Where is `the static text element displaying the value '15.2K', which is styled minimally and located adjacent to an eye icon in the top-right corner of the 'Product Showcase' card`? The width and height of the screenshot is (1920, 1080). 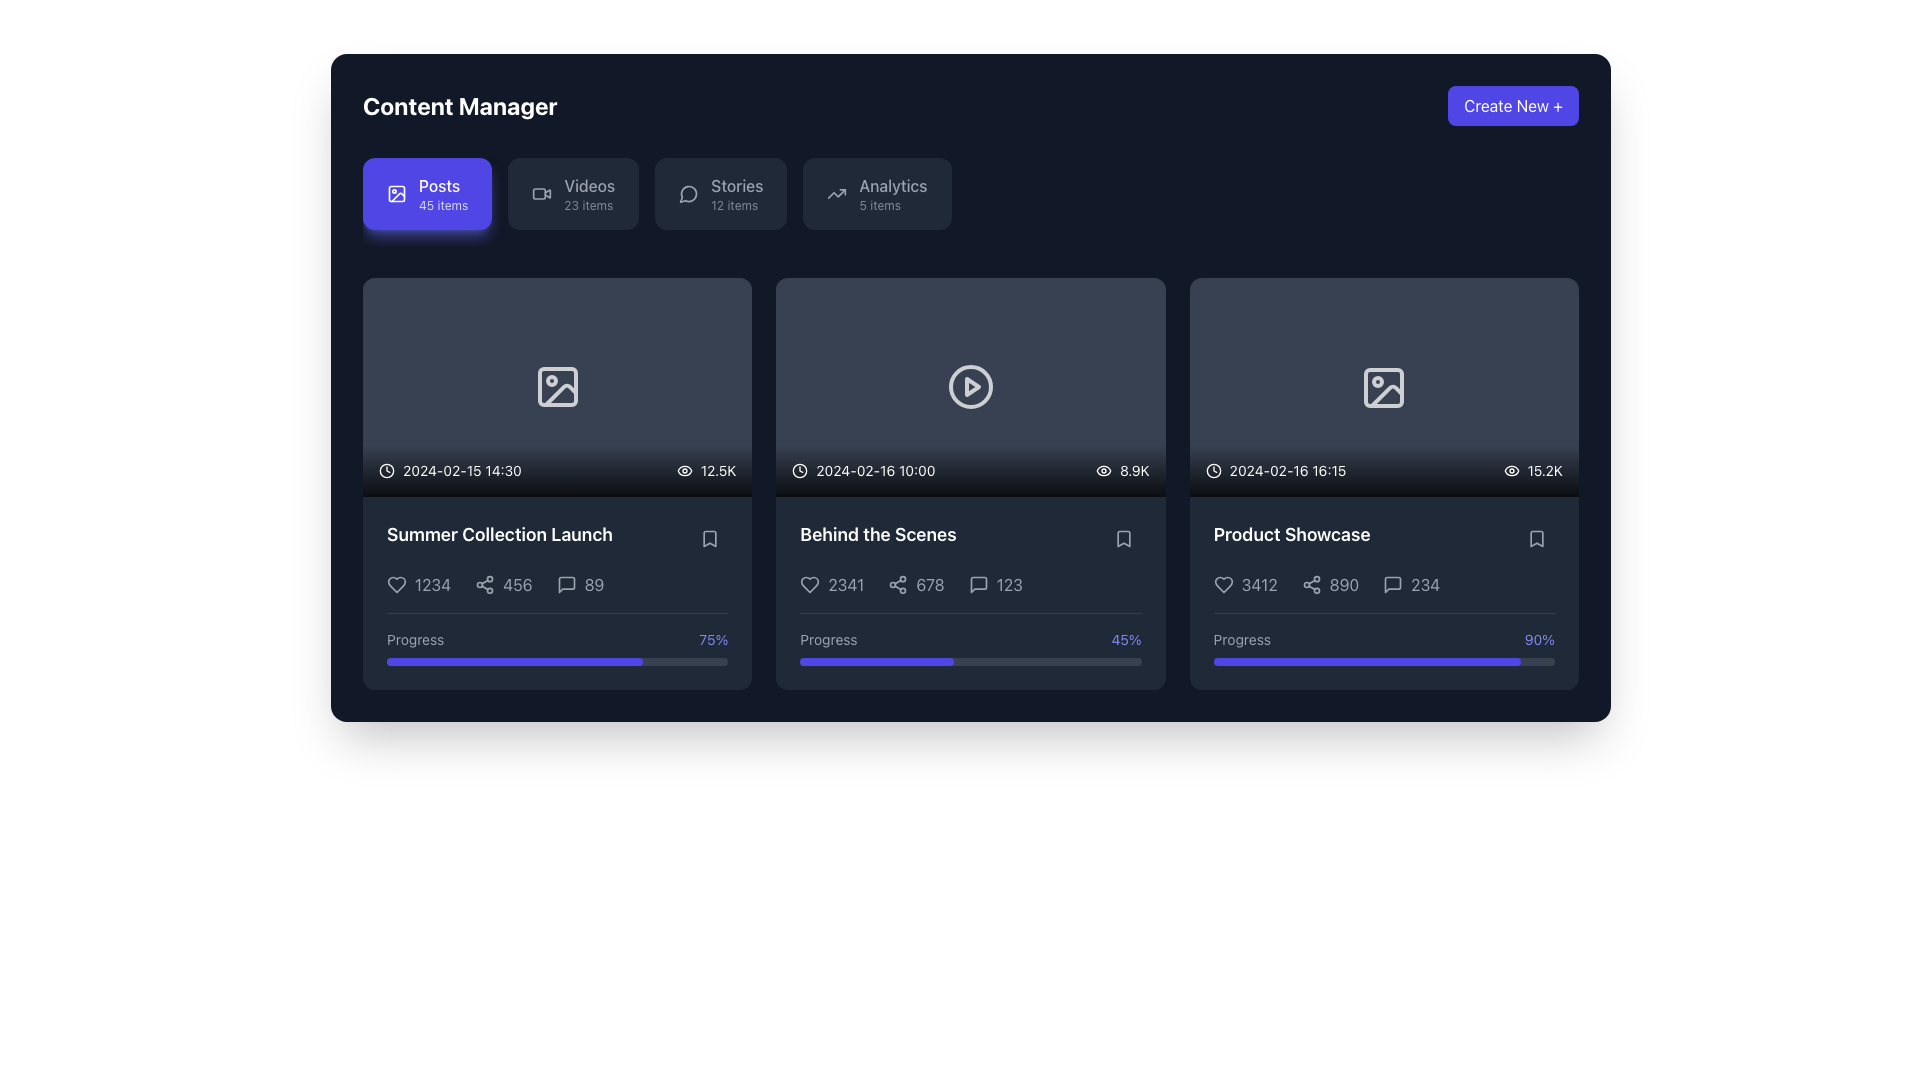
the static text element displaying the value '15.2K', which is styled minimally and located adjacent to an eye icon in the top-right corner of the 'Product Showcase' card is located at coordinates (1544, 470).